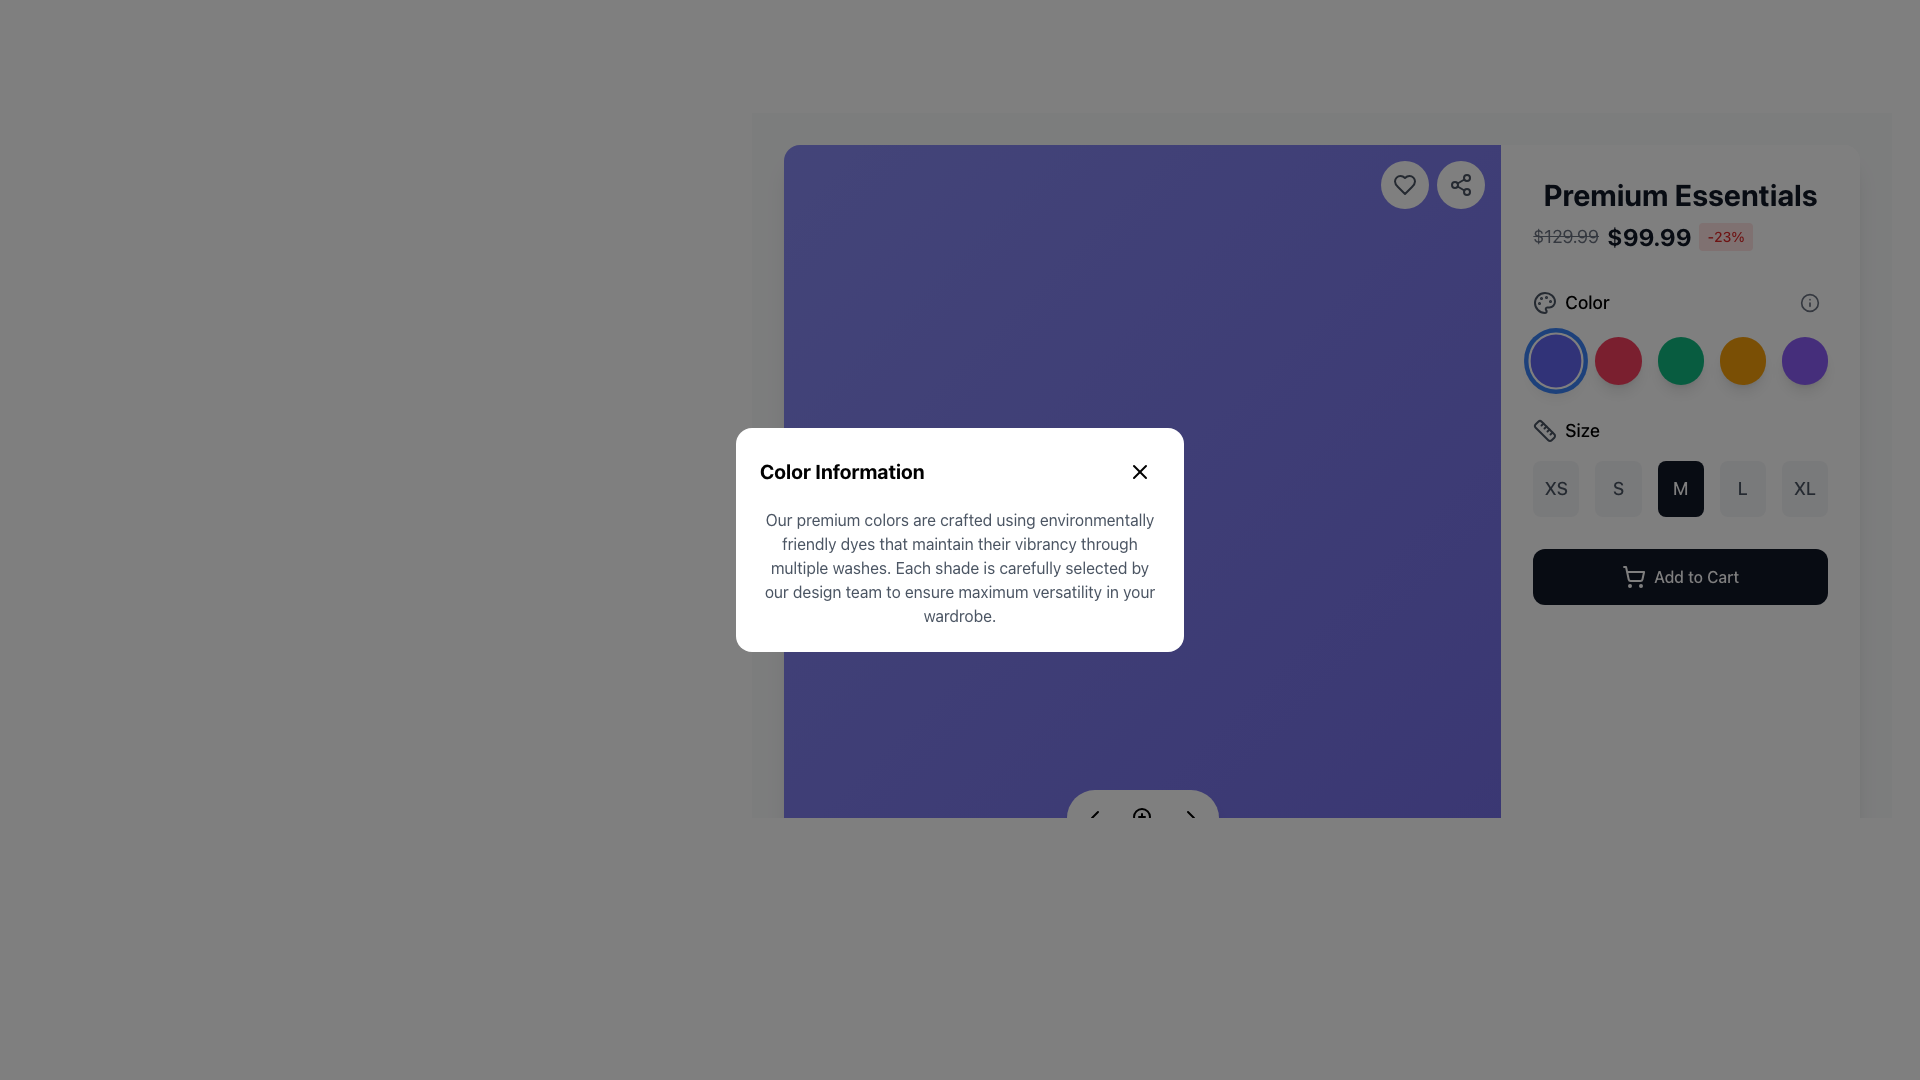 The image size is (1920, 1080). What do you see at coordinates (1680, 489) in the screenshot?
I see `the 'M' size selection button, which is the third button in a horizontal row of five size options labeled 'XS', 'S', 'M', 'L', and 'XL', located beneath the 'Size' label in the product details section` at bounding box center [1680, 489].